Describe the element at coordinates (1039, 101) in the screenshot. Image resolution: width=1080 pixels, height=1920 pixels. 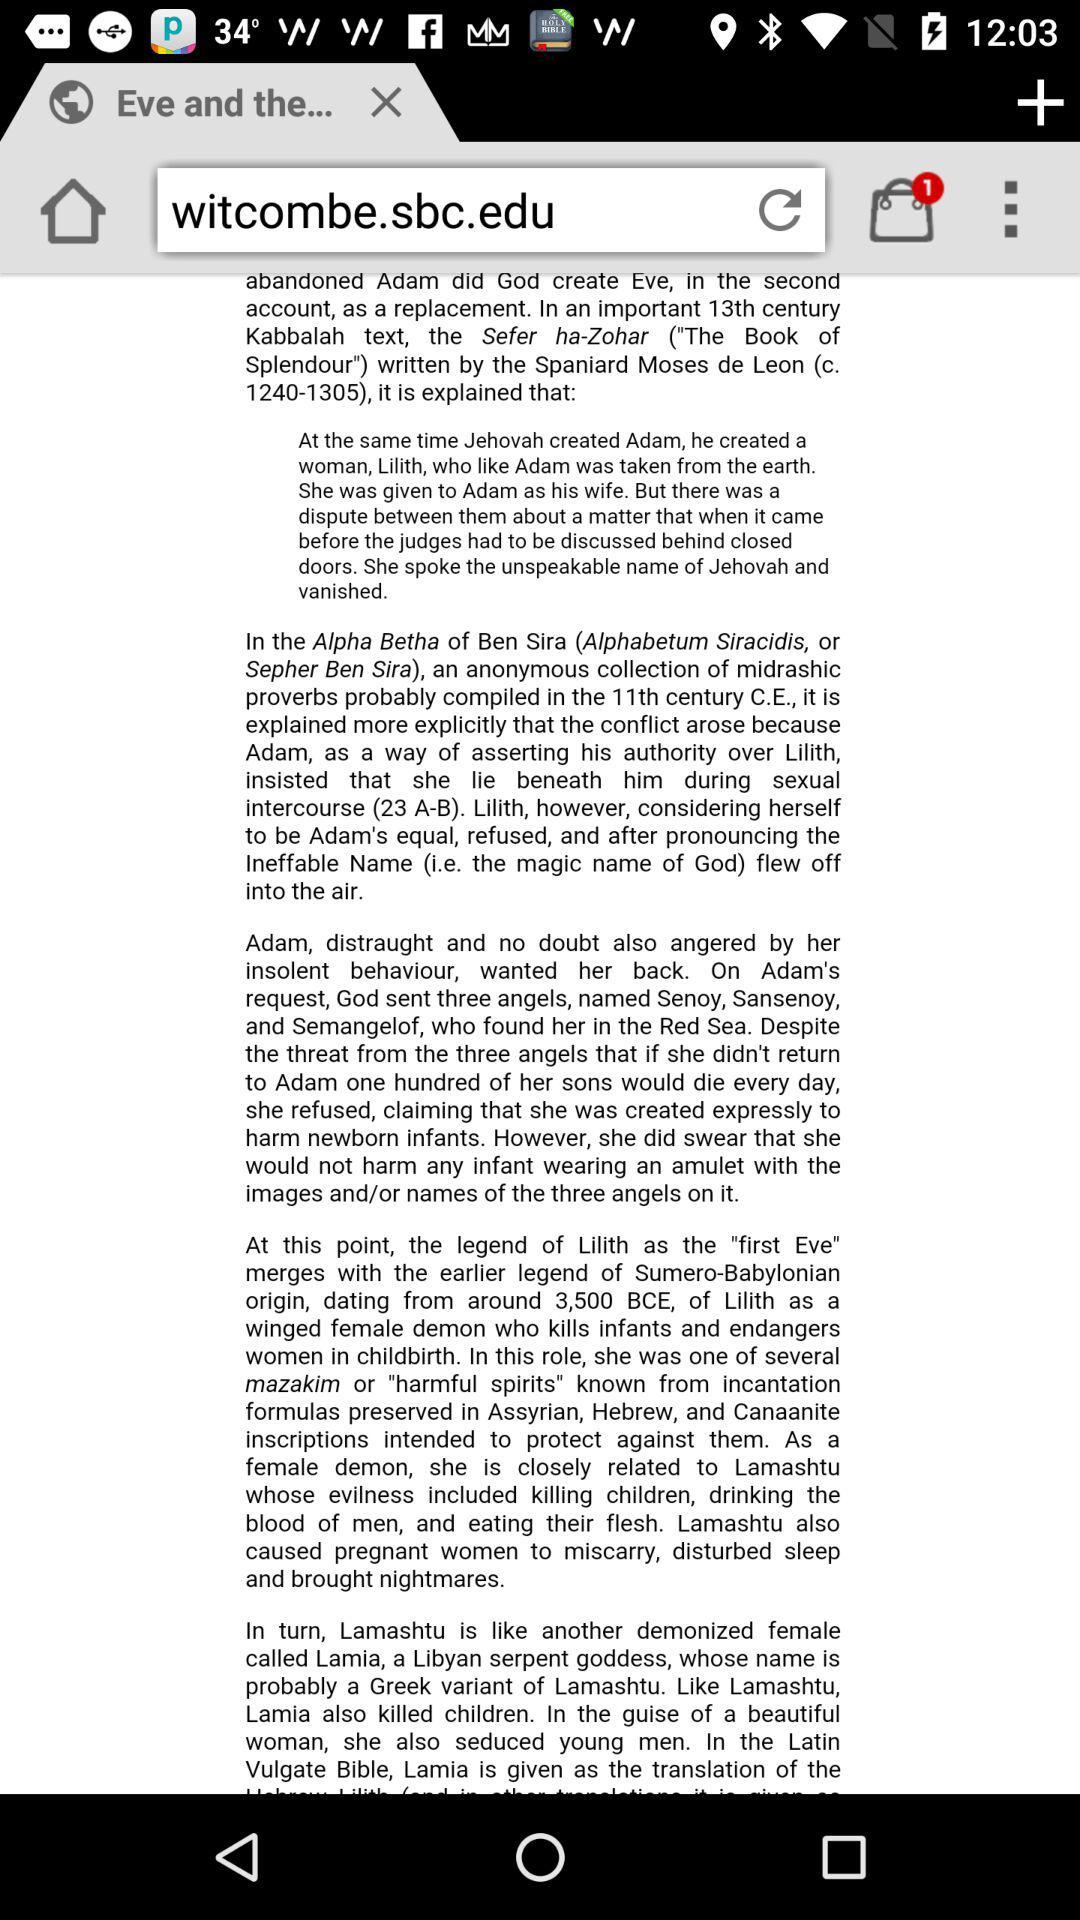
I see `the add icon` at that location.